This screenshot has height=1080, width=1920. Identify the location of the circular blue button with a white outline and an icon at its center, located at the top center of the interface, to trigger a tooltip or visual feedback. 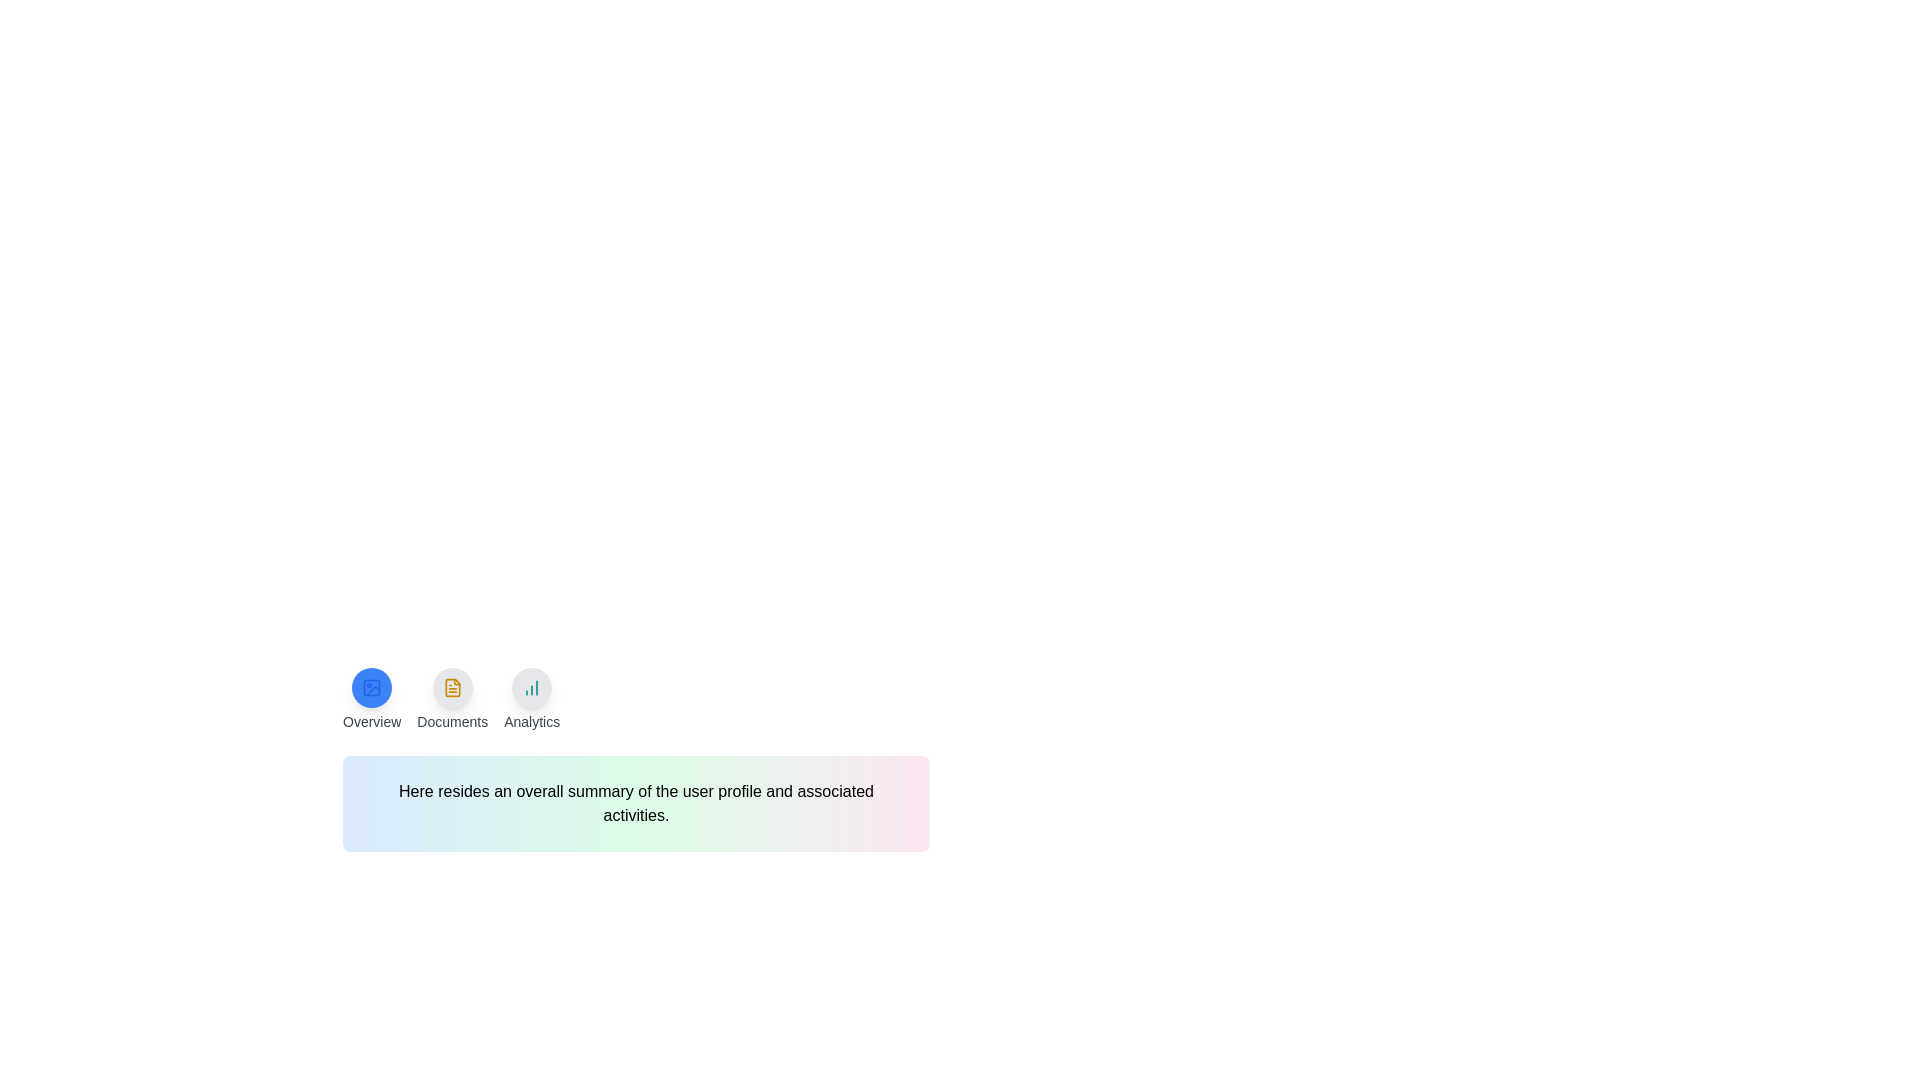
(372, 686).